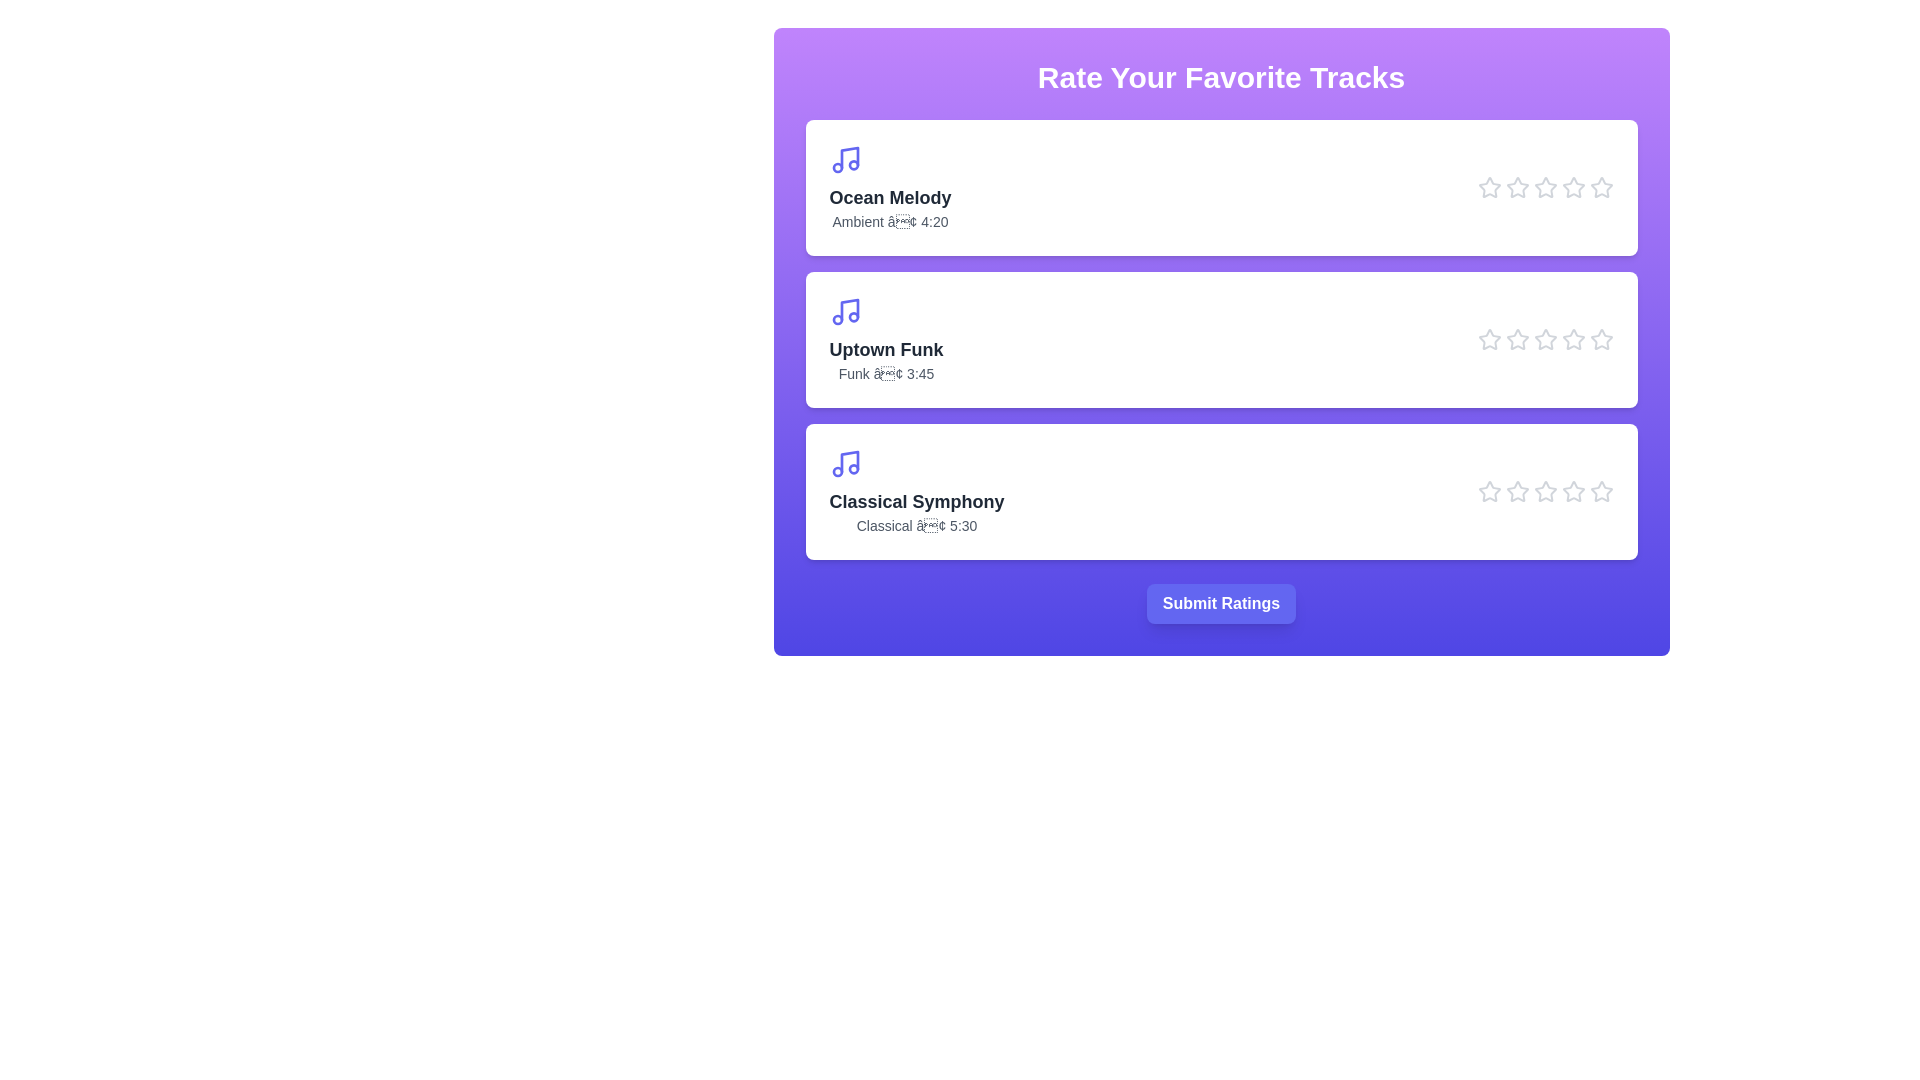  I want to click on the star icon corresponding to Ocean Melody at 2 stars to preview the rating, so click(1517, 188).